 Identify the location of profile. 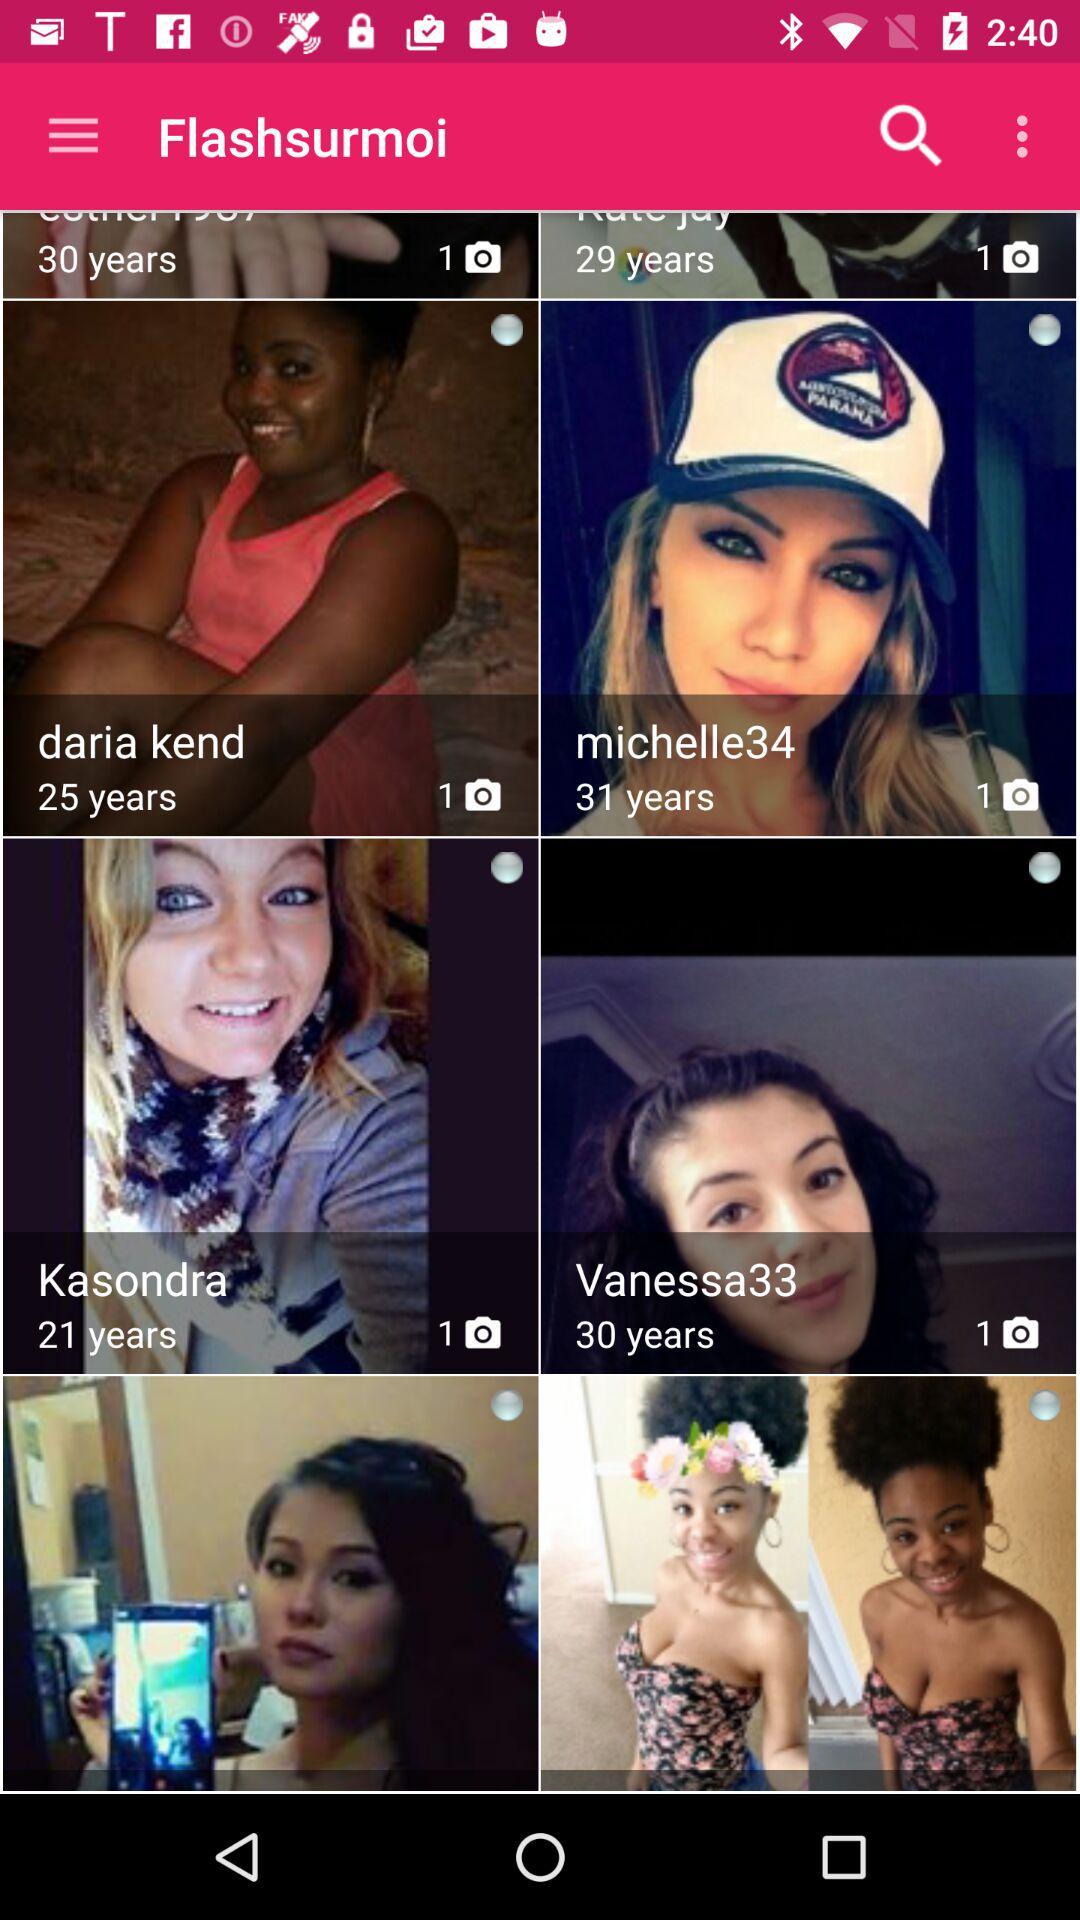
(270, 1055).